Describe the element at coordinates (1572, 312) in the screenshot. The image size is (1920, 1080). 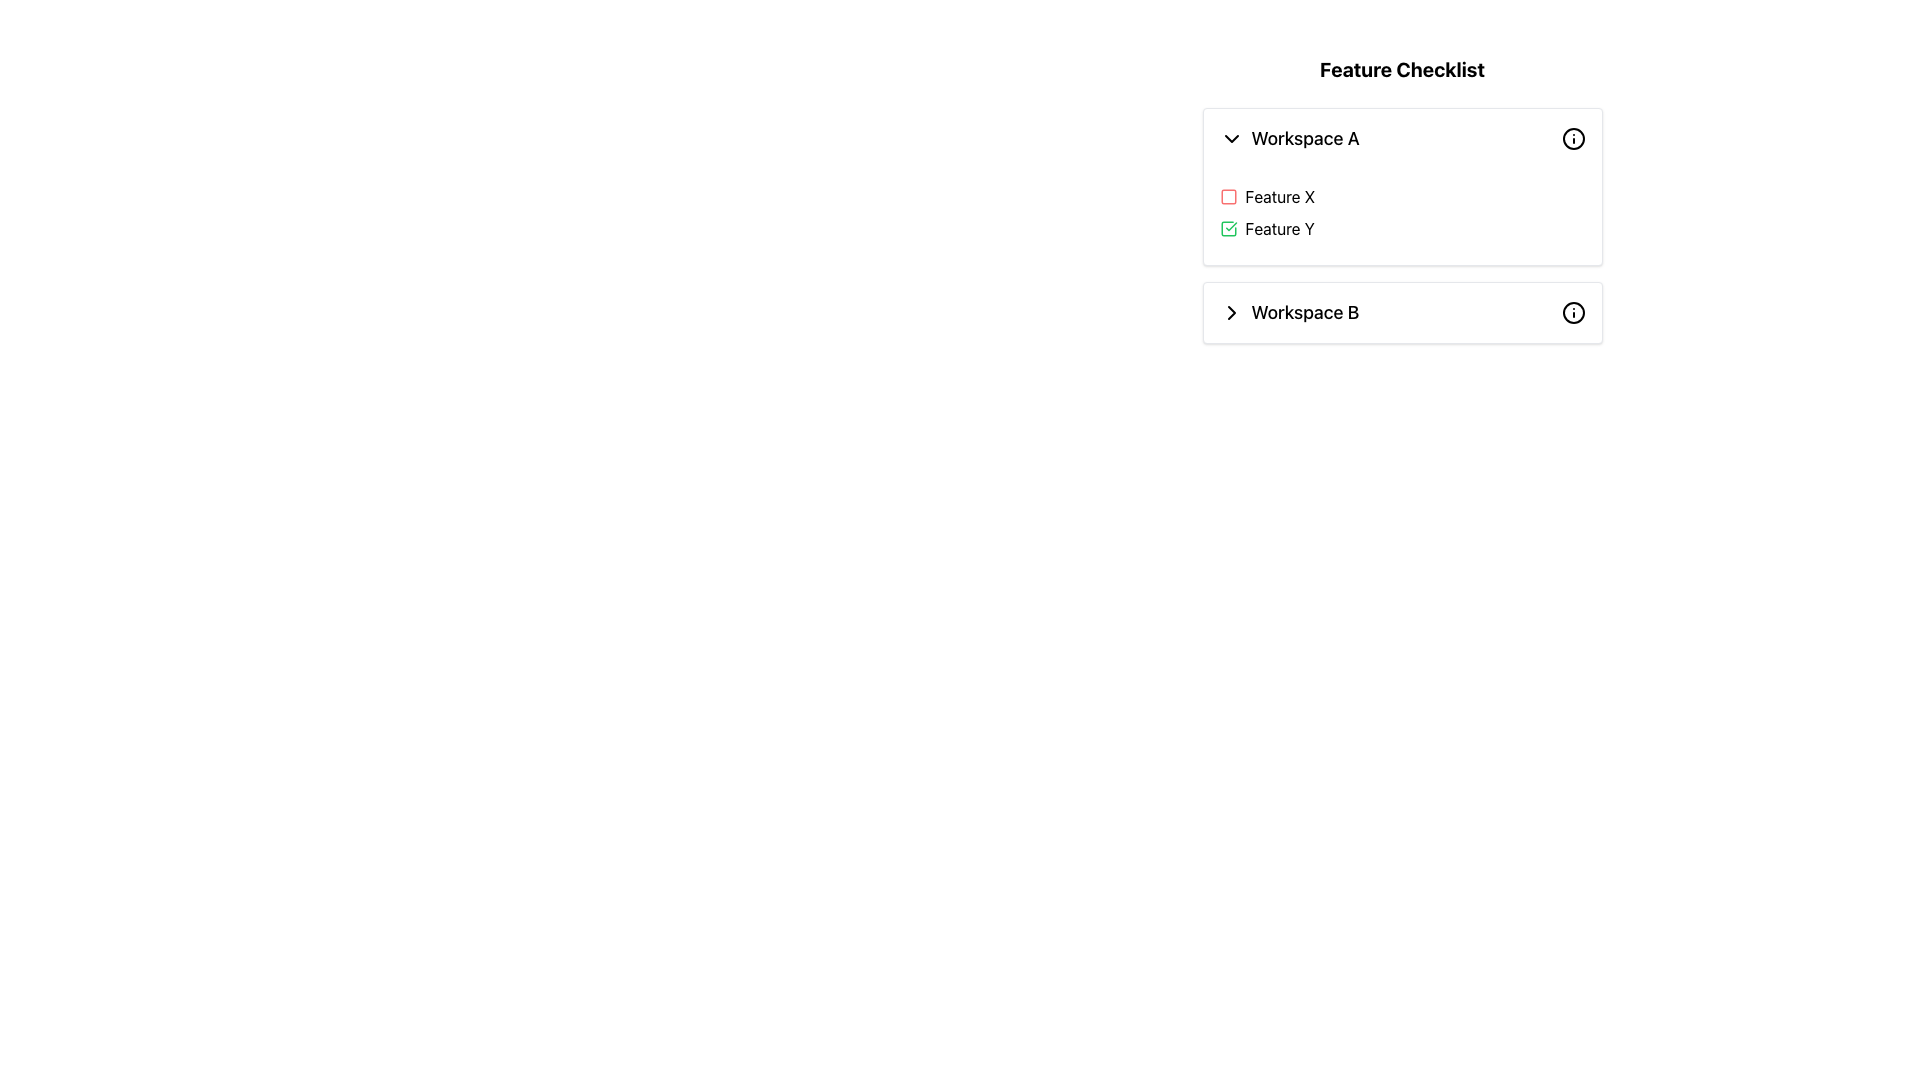
I see `the interactive icon positioned at the far right of the row labeled 'Workspace B'` at that location.